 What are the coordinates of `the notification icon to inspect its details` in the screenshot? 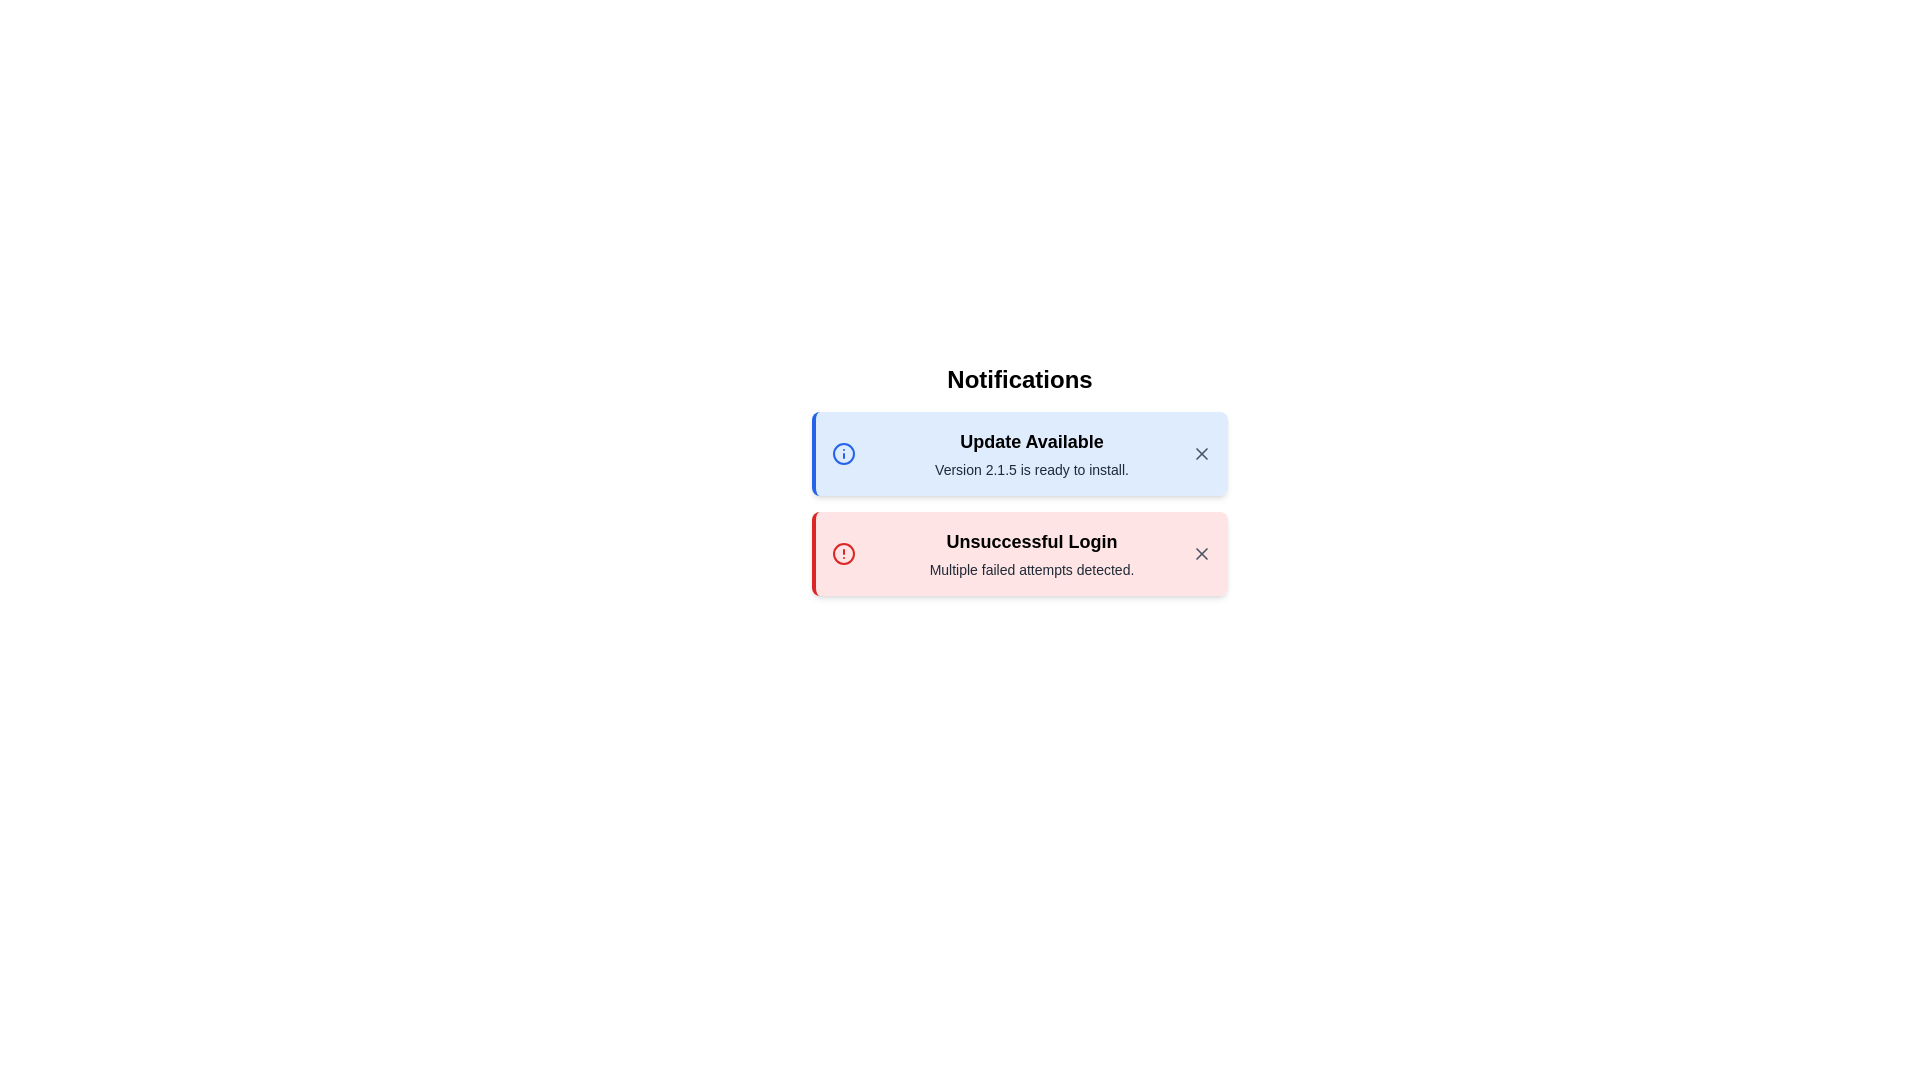 It's located at (844, 454).